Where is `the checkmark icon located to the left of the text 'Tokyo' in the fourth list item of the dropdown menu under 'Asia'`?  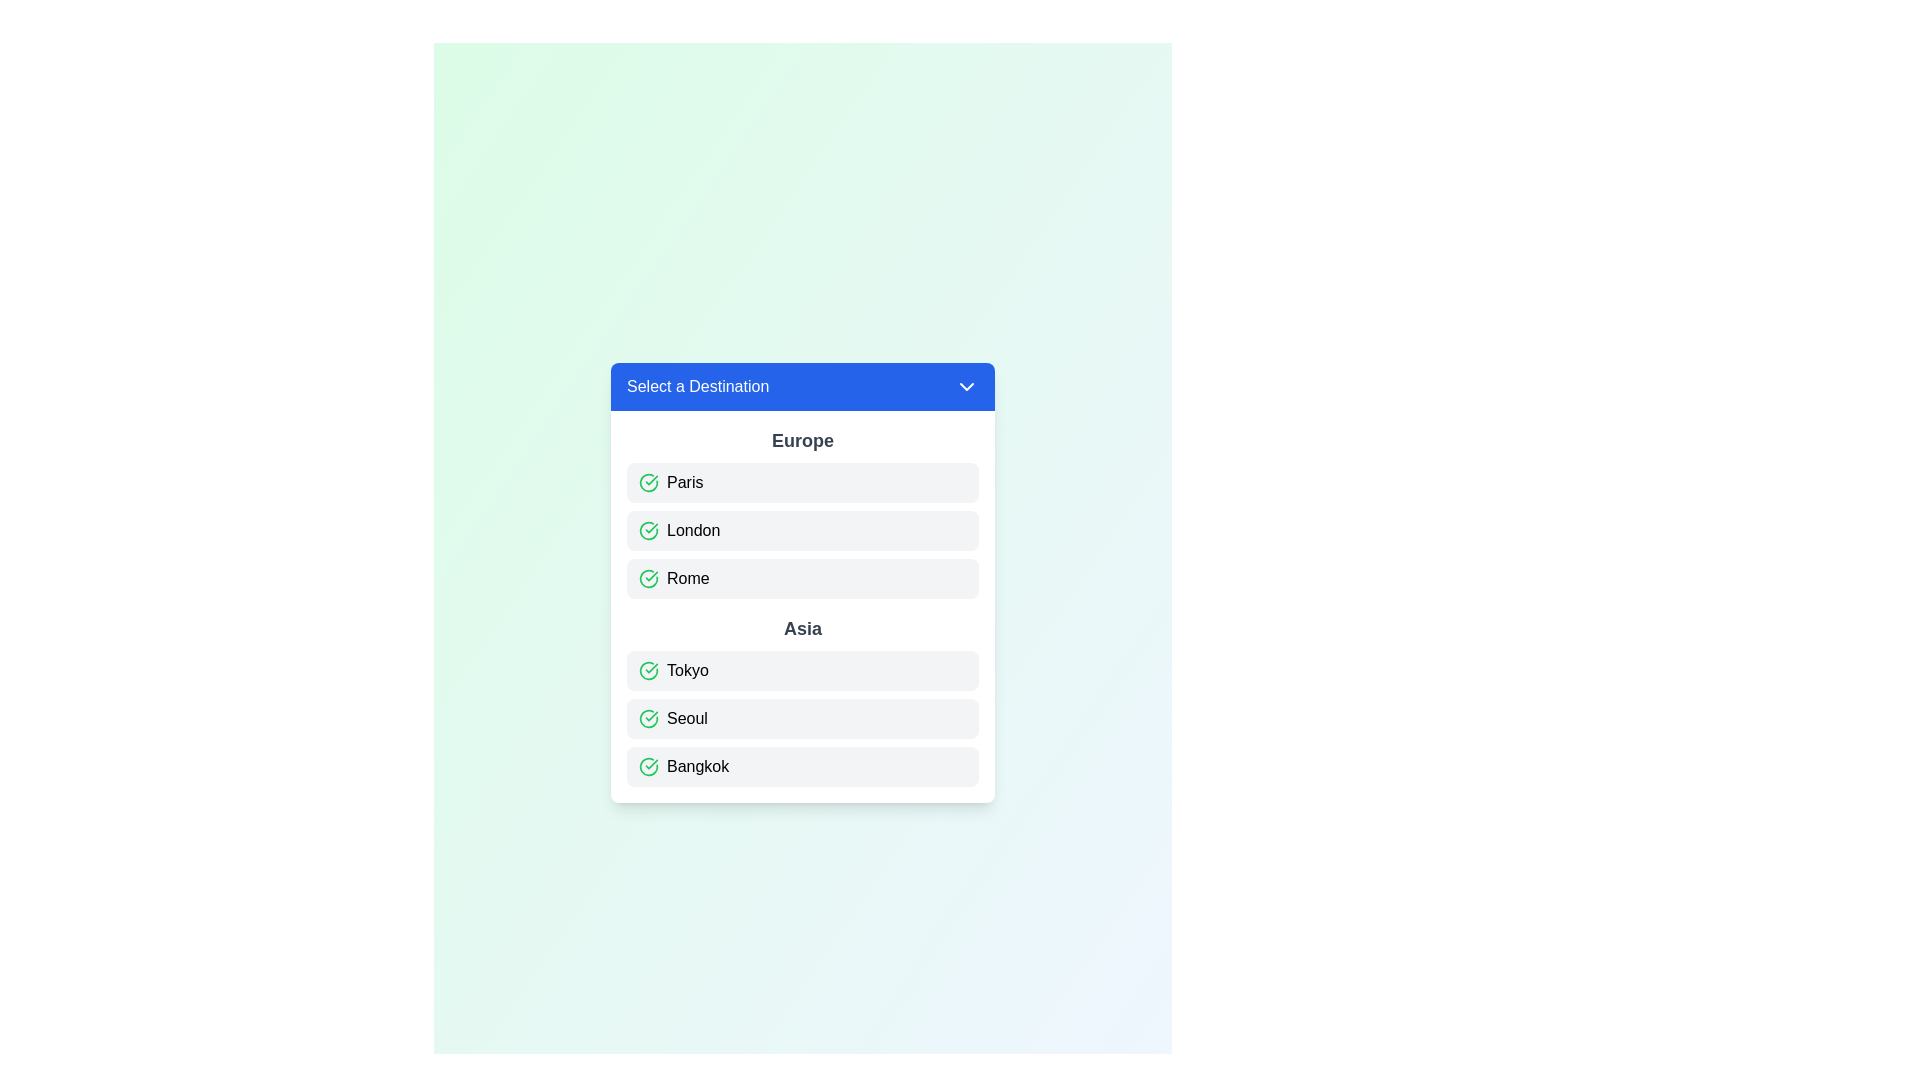
the checkmark icon located to the left of the text 'Tokyo' in the fourth list item of the dropdown menu under 'Asia' is located at coordinates (648, 671).